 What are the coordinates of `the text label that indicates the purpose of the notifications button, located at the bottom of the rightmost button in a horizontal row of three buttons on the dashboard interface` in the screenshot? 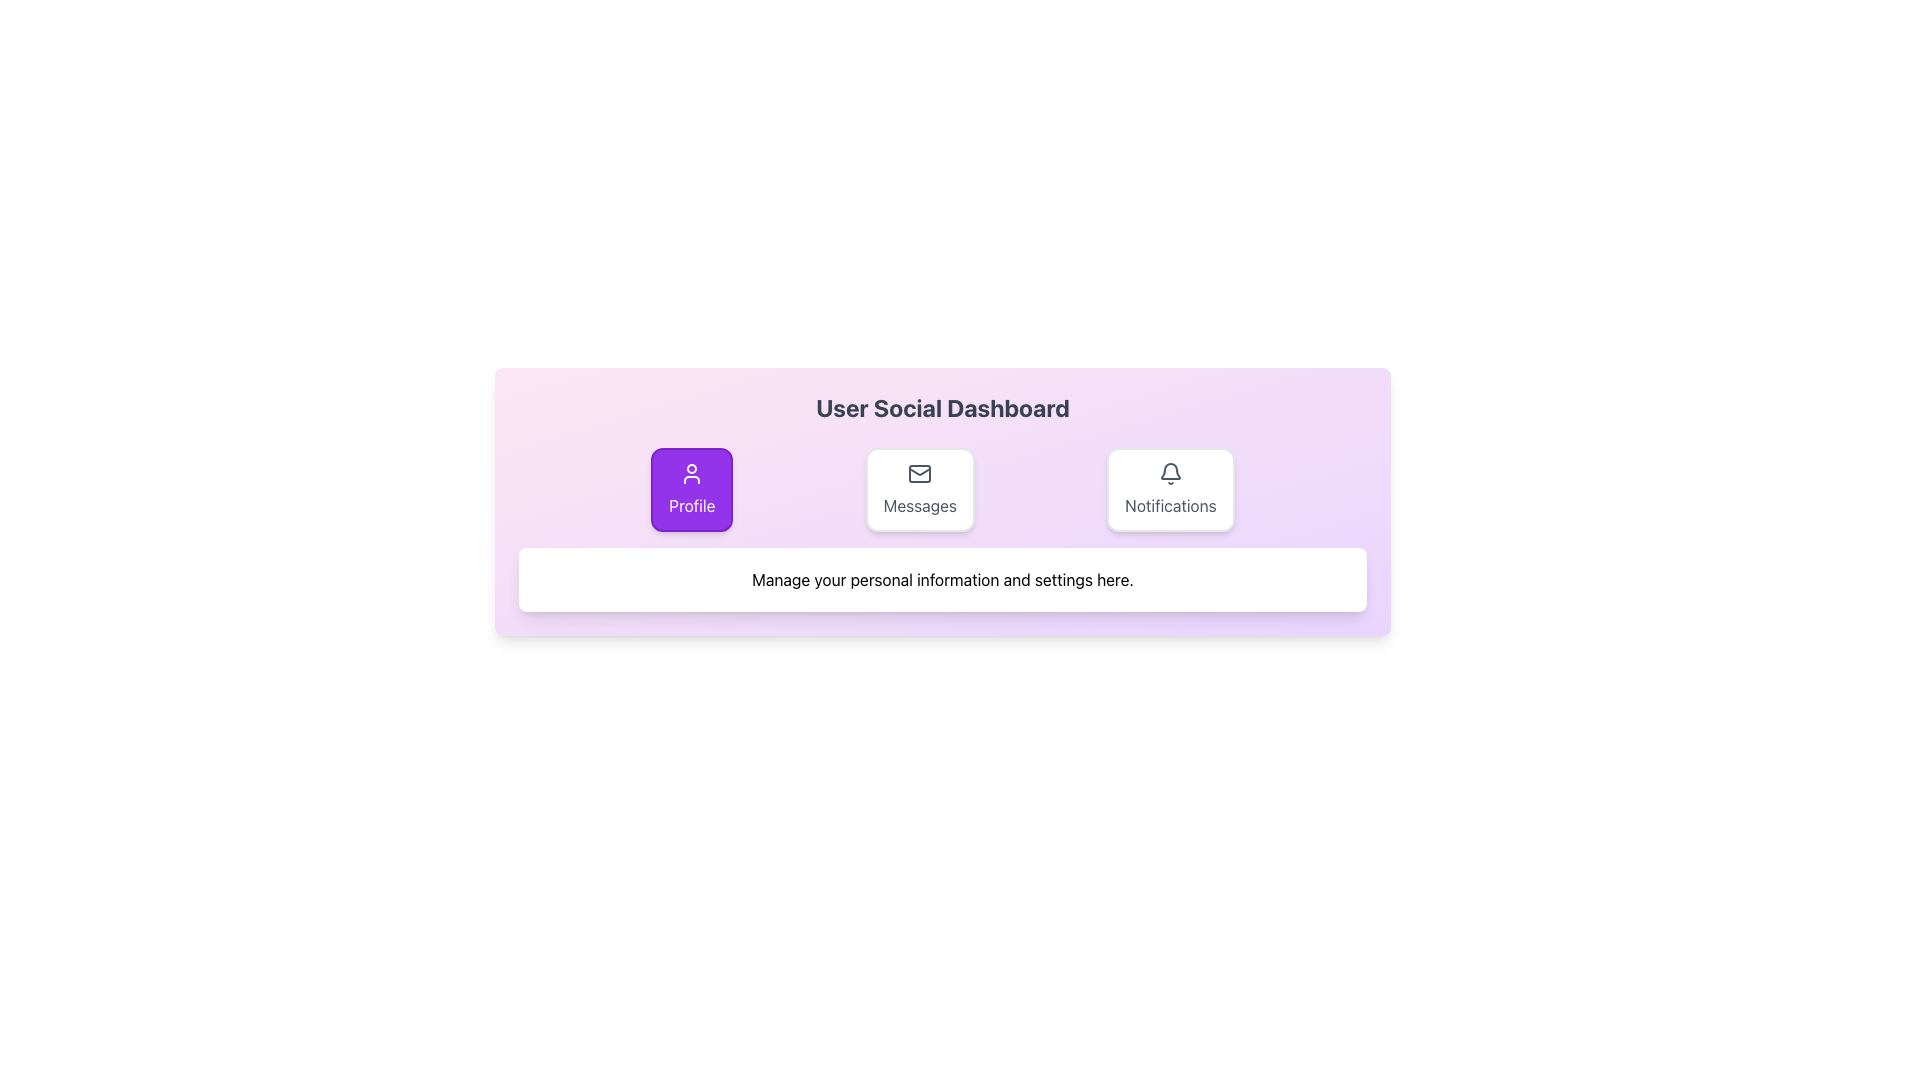 It's located at (1171, 504).